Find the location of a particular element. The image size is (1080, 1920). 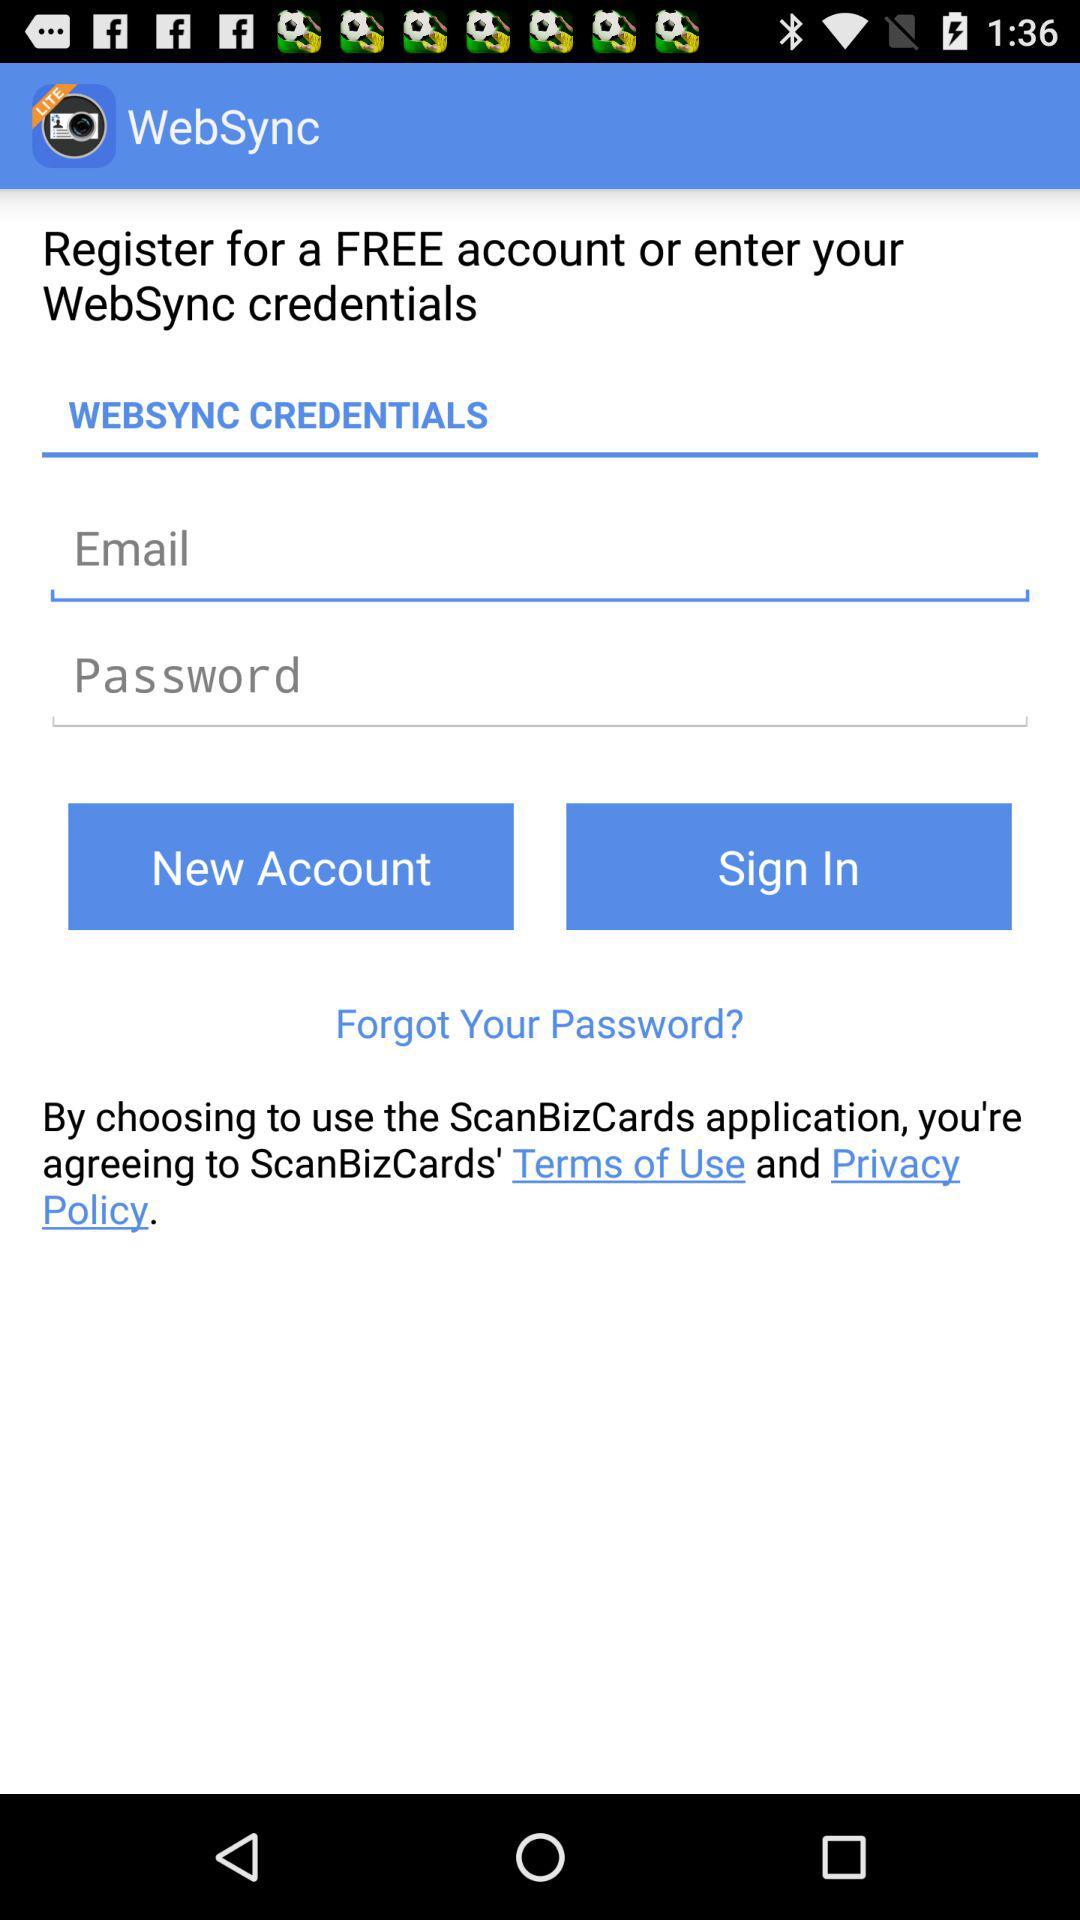

the button to the right of new account icon is located at coordinates (788, 866).